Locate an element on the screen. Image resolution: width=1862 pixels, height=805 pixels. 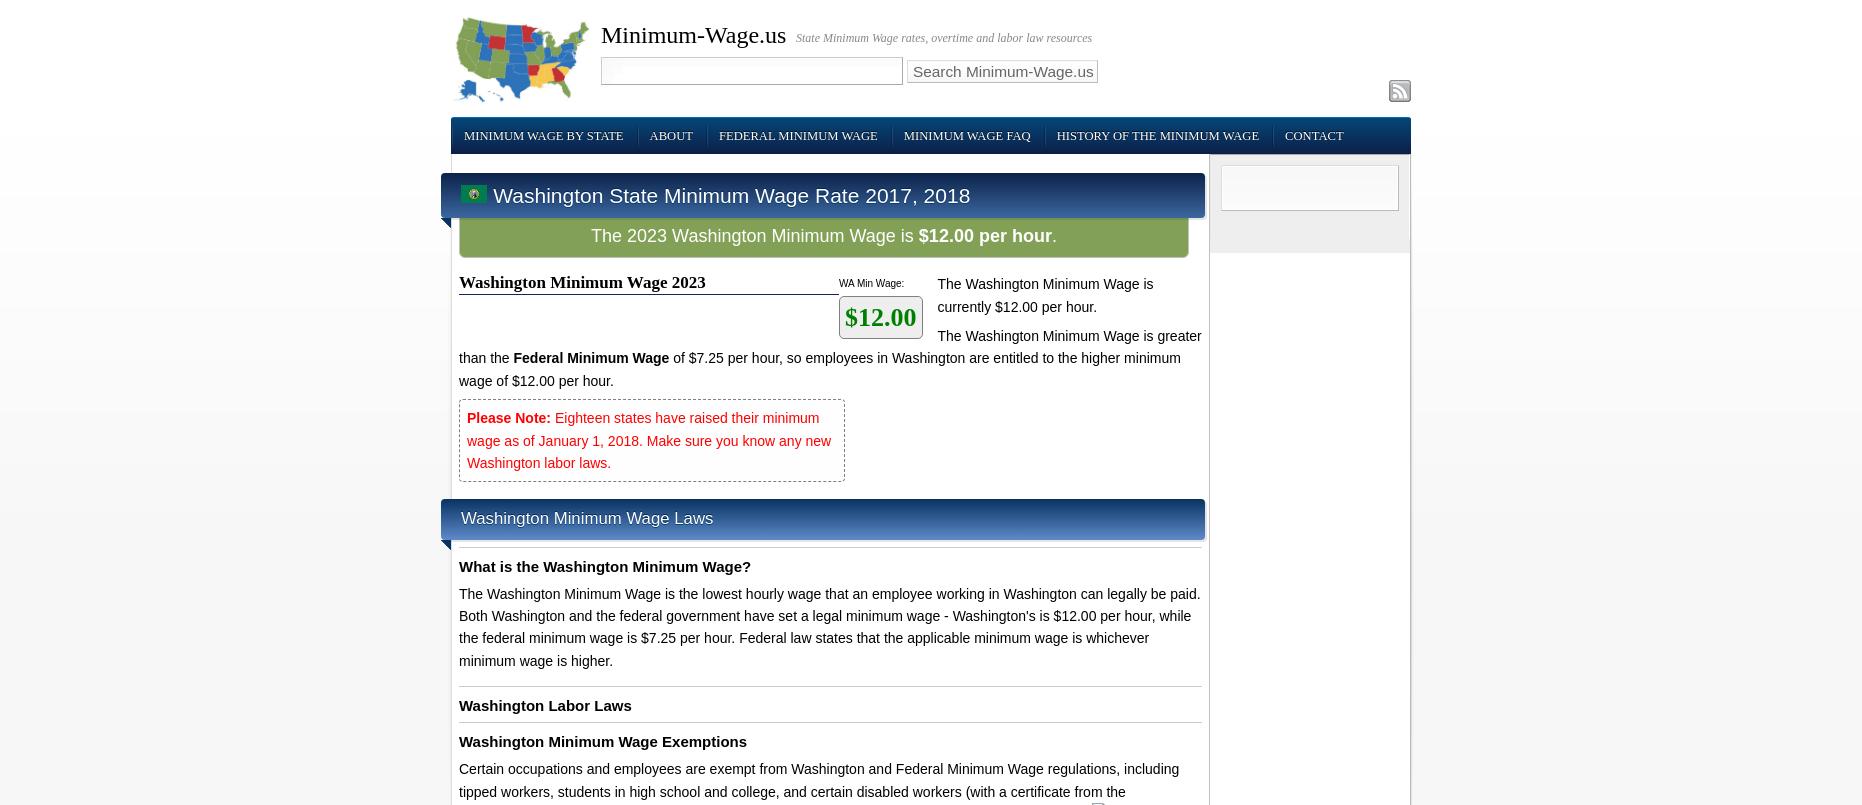
'of $7.25 per hour, so employees in Washington are entitled to the higher minimum wage of $12.00 per hour.' is located at coordinates (457, 369).